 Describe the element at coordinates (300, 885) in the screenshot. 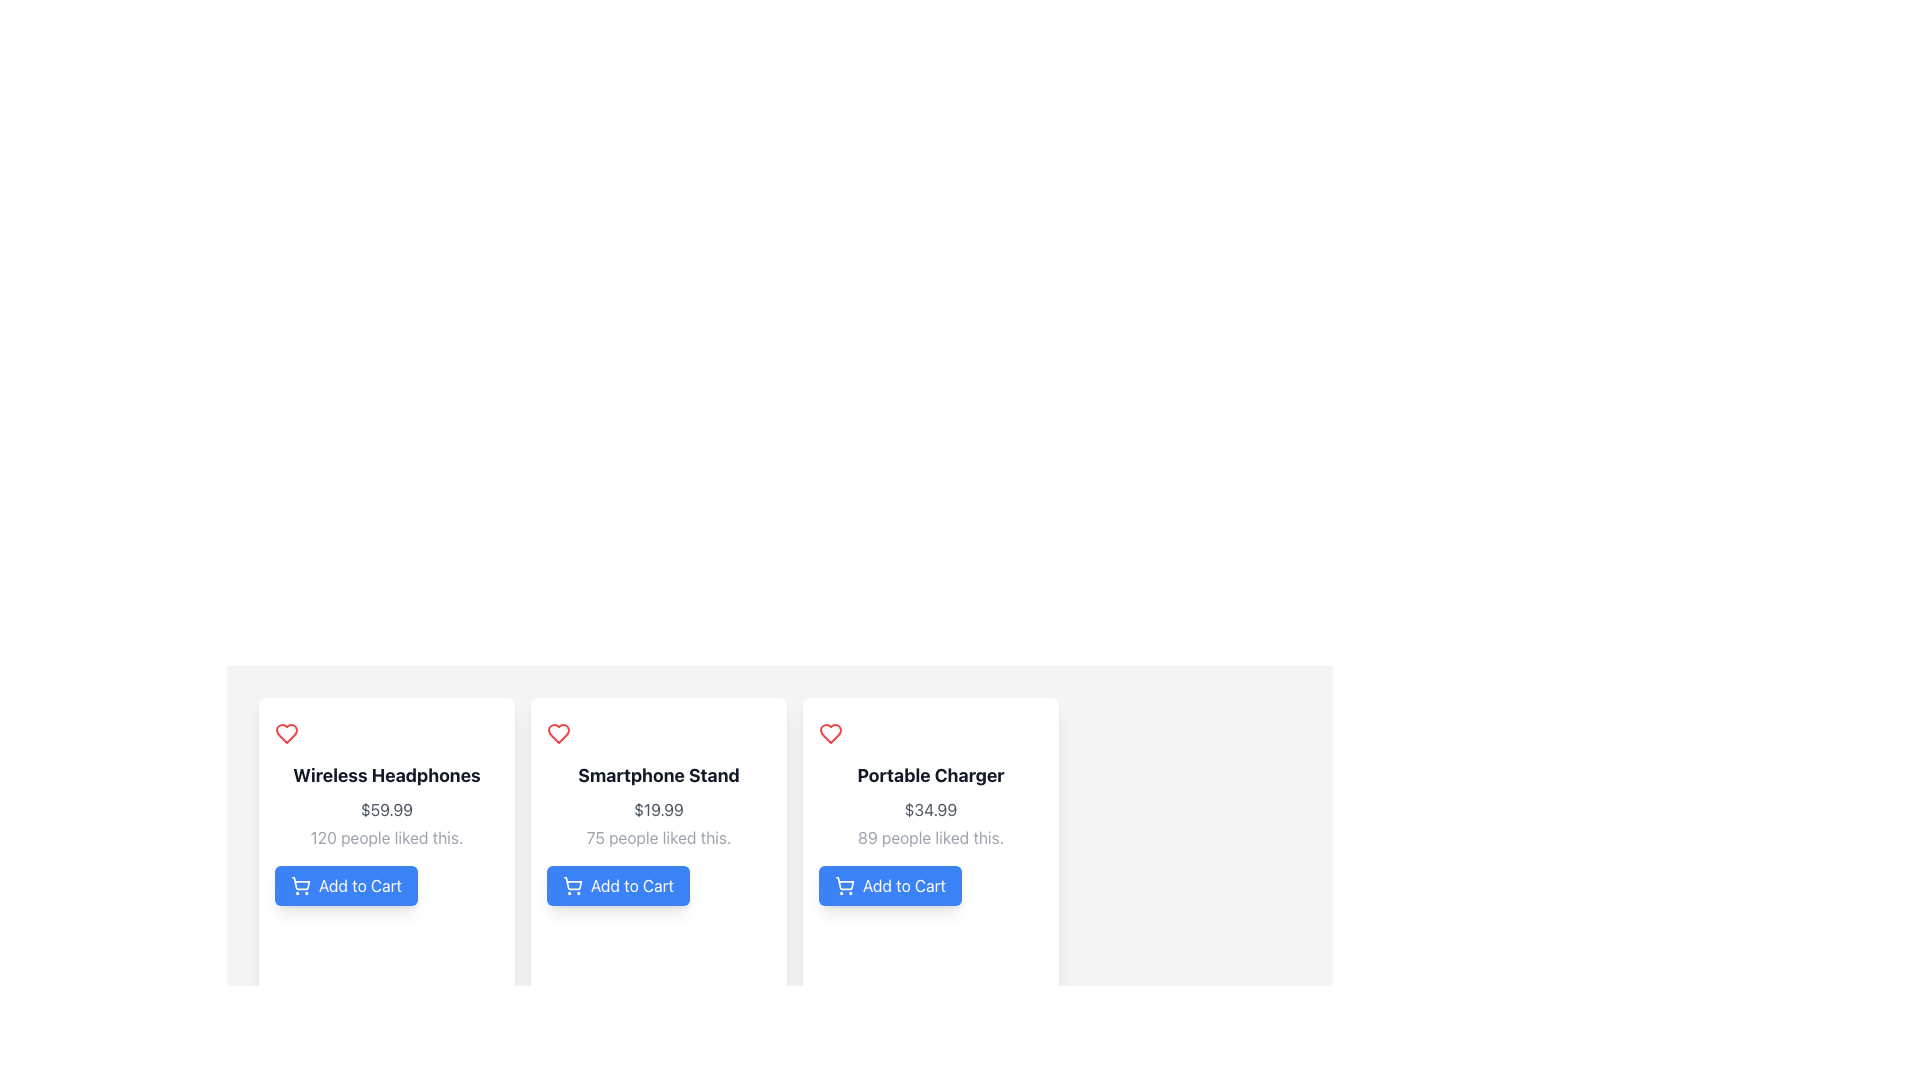

I see `the 'Add to Cart' icon located at the bottom-left of the 'Wireless Headphones' product card` at that location.